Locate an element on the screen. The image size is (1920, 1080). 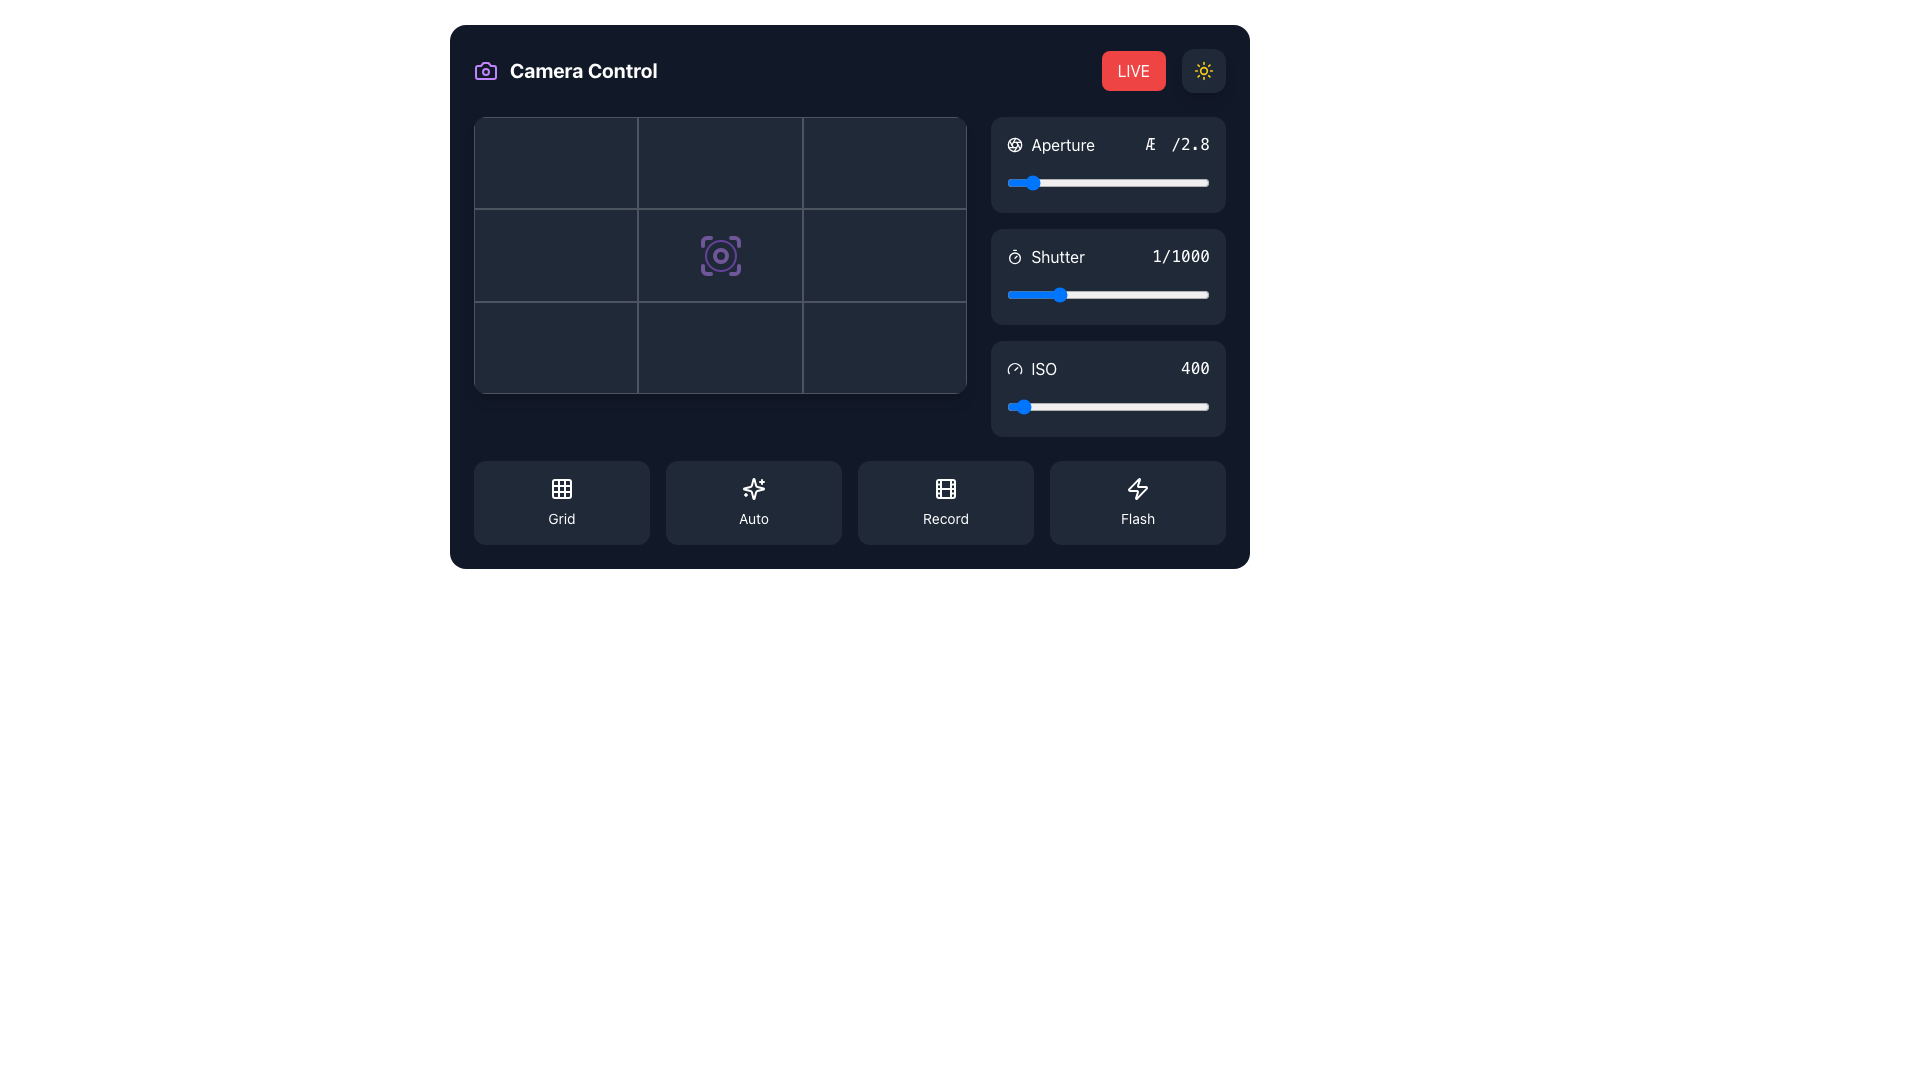
the interactive preview area or alignment focus box, which features a grid pattern and a purple circular motif in the center, to interact with the grid is located at coordinates (720, 254).